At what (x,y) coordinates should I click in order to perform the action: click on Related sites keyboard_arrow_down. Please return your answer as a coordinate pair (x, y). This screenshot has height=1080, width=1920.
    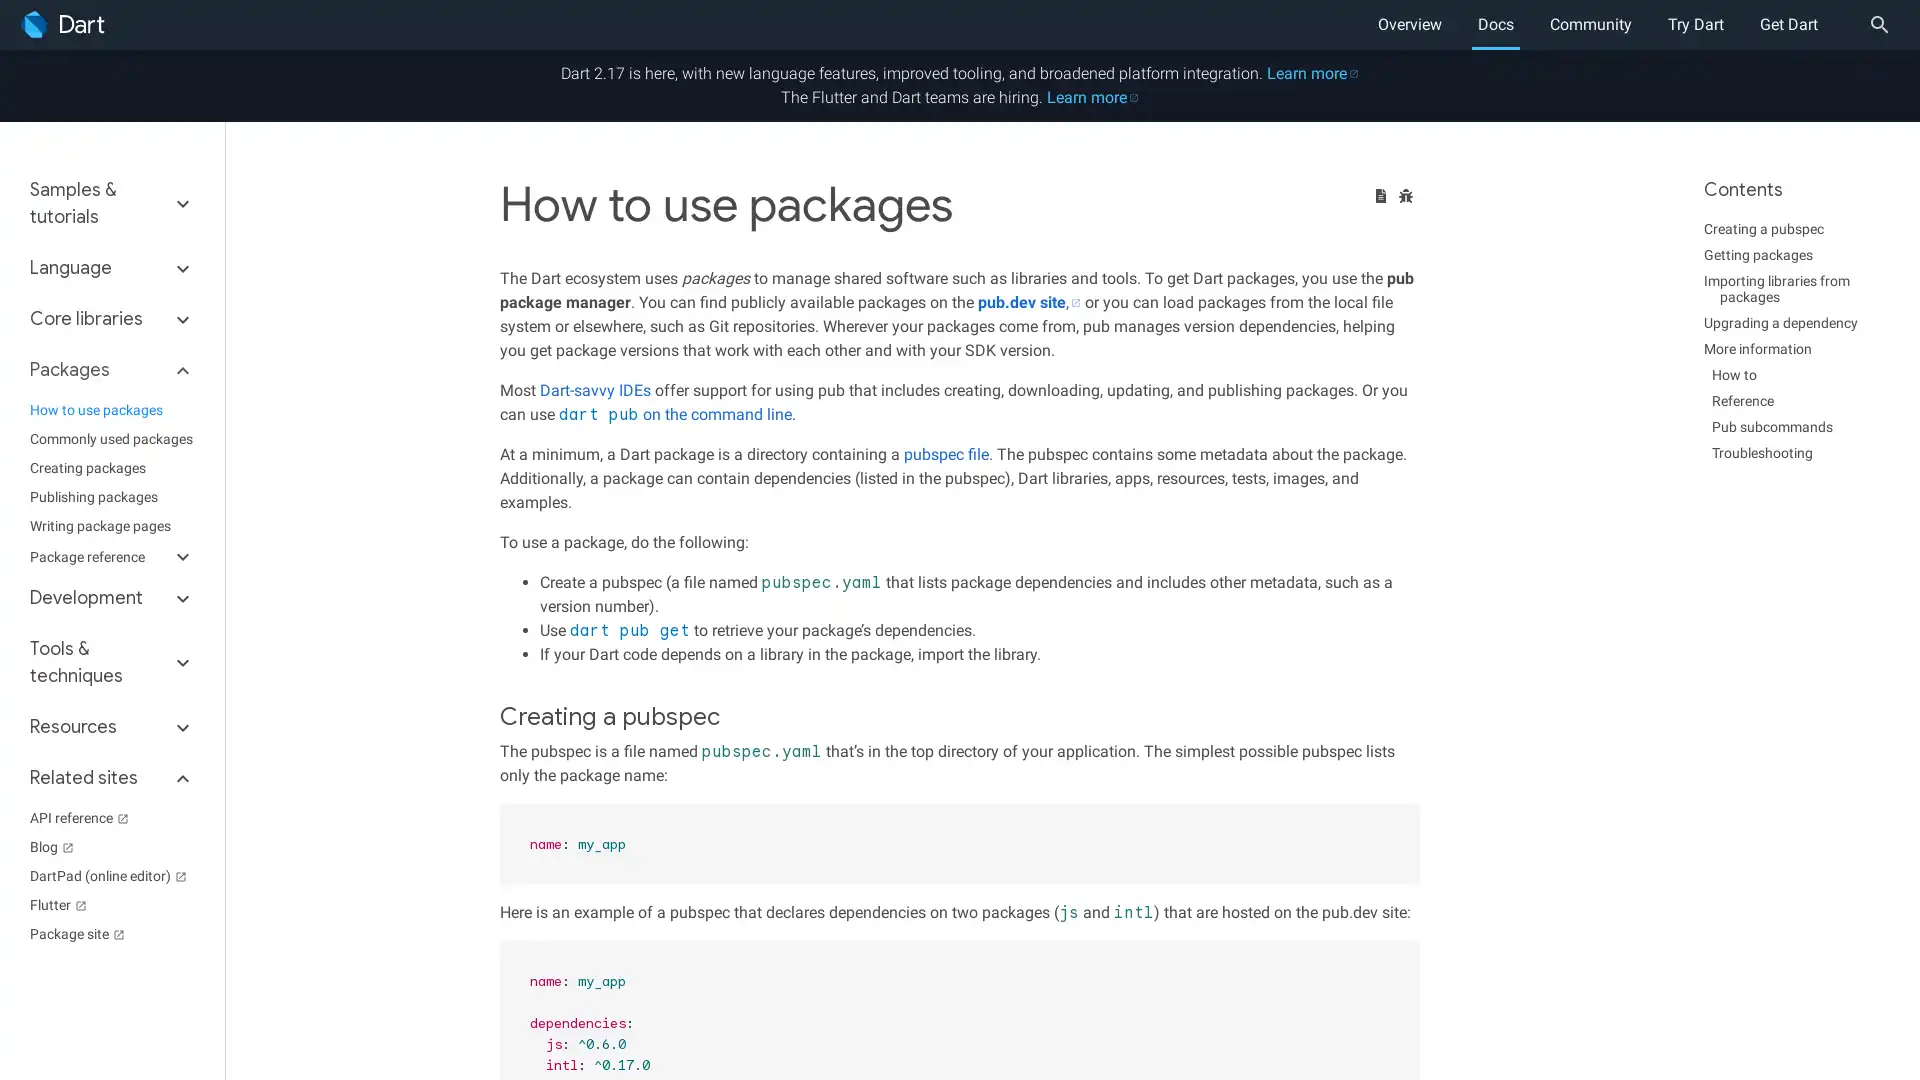
    Looking at the image, I should click on (111, 777).